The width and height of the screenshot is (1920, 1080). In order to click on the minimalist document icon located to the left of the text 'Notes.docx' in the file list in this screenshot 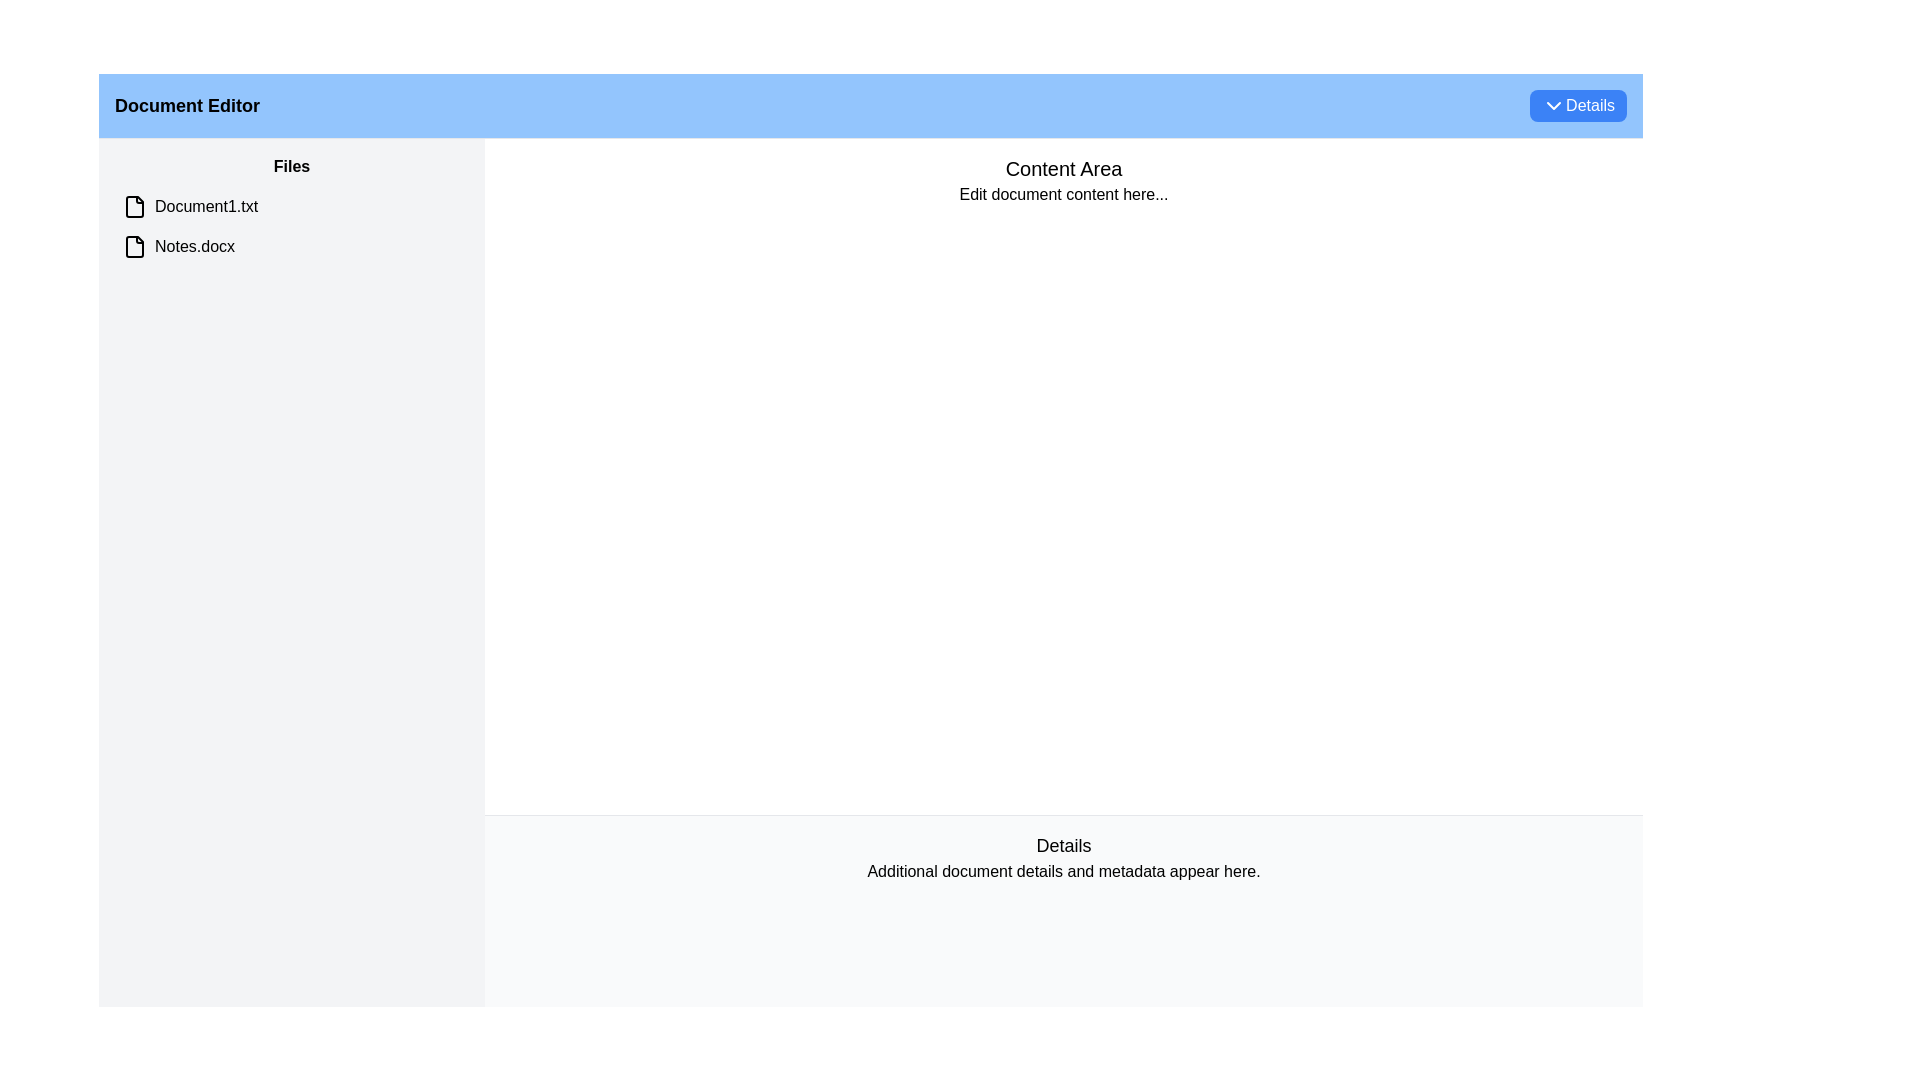, I will do `click(133, 245)`.